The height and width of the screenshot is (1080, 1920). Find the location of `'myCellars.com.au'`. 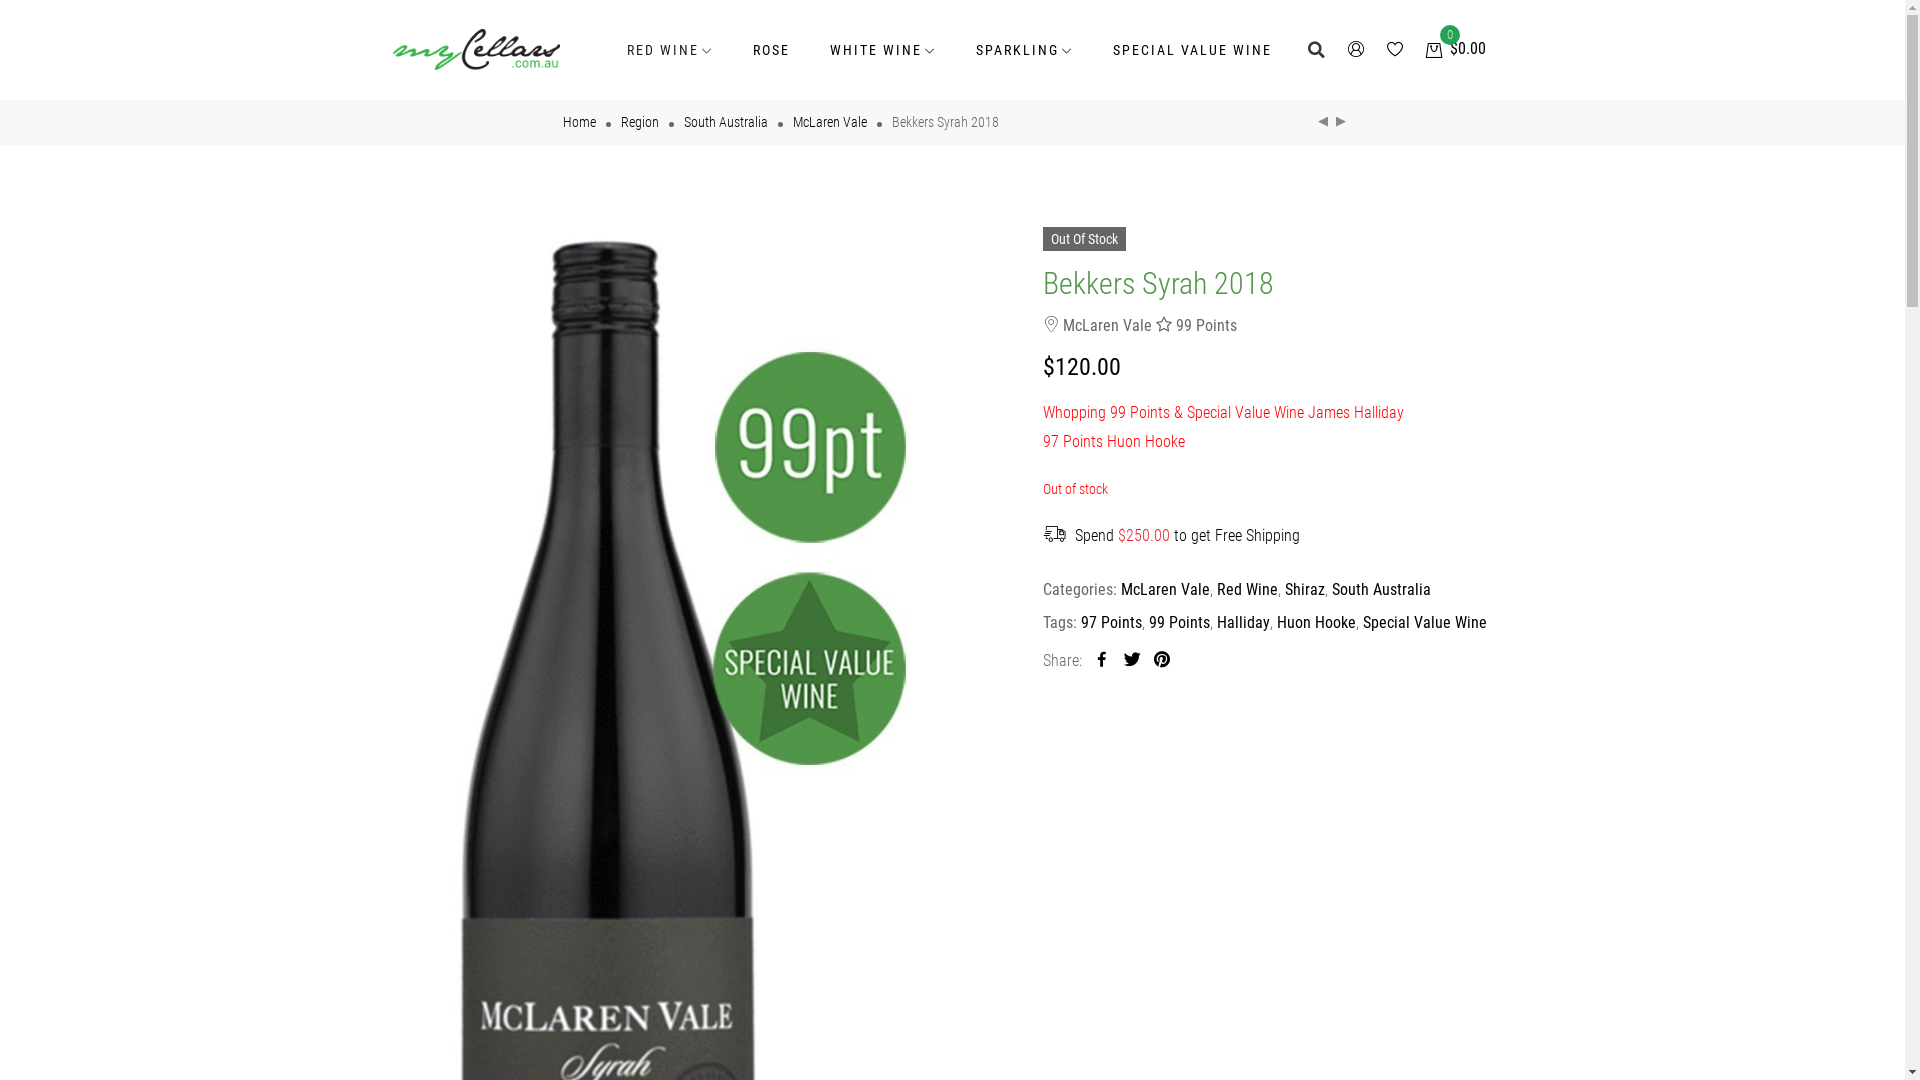

'myCellars.com.au' is located at coordinates (474, 49).